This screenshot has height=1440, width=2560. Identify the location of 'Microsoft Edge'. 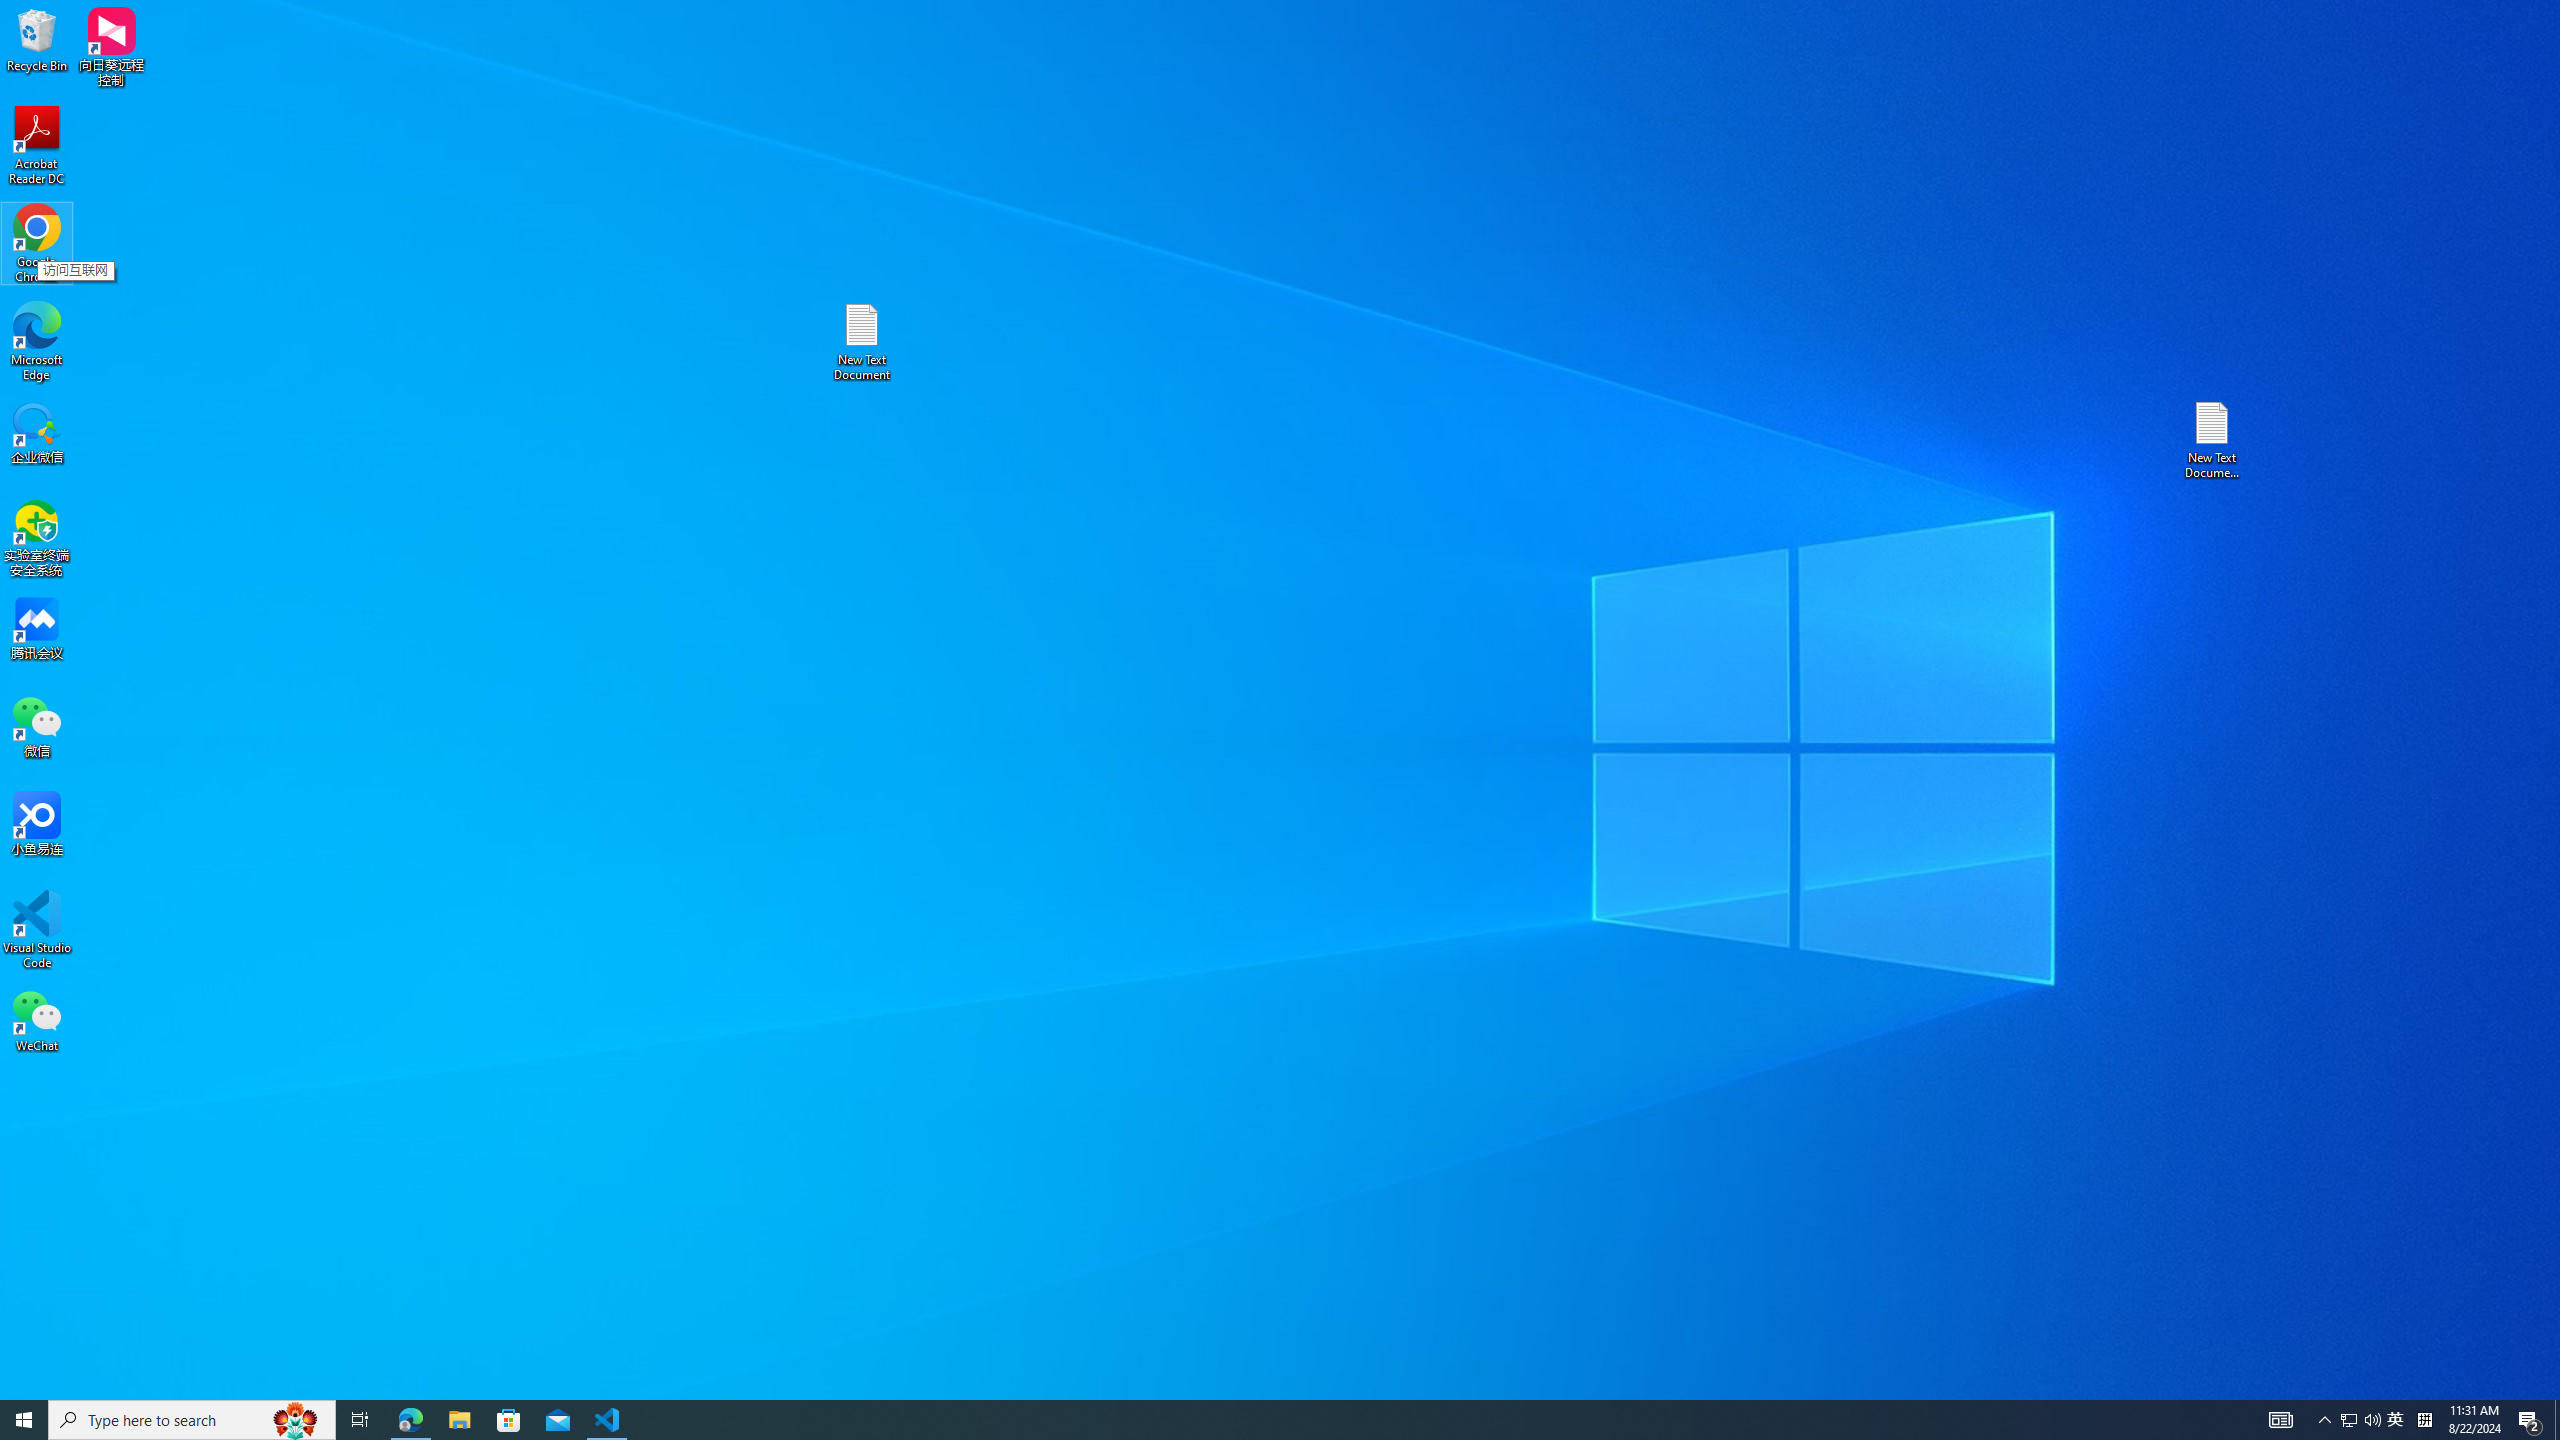
(36, 341).